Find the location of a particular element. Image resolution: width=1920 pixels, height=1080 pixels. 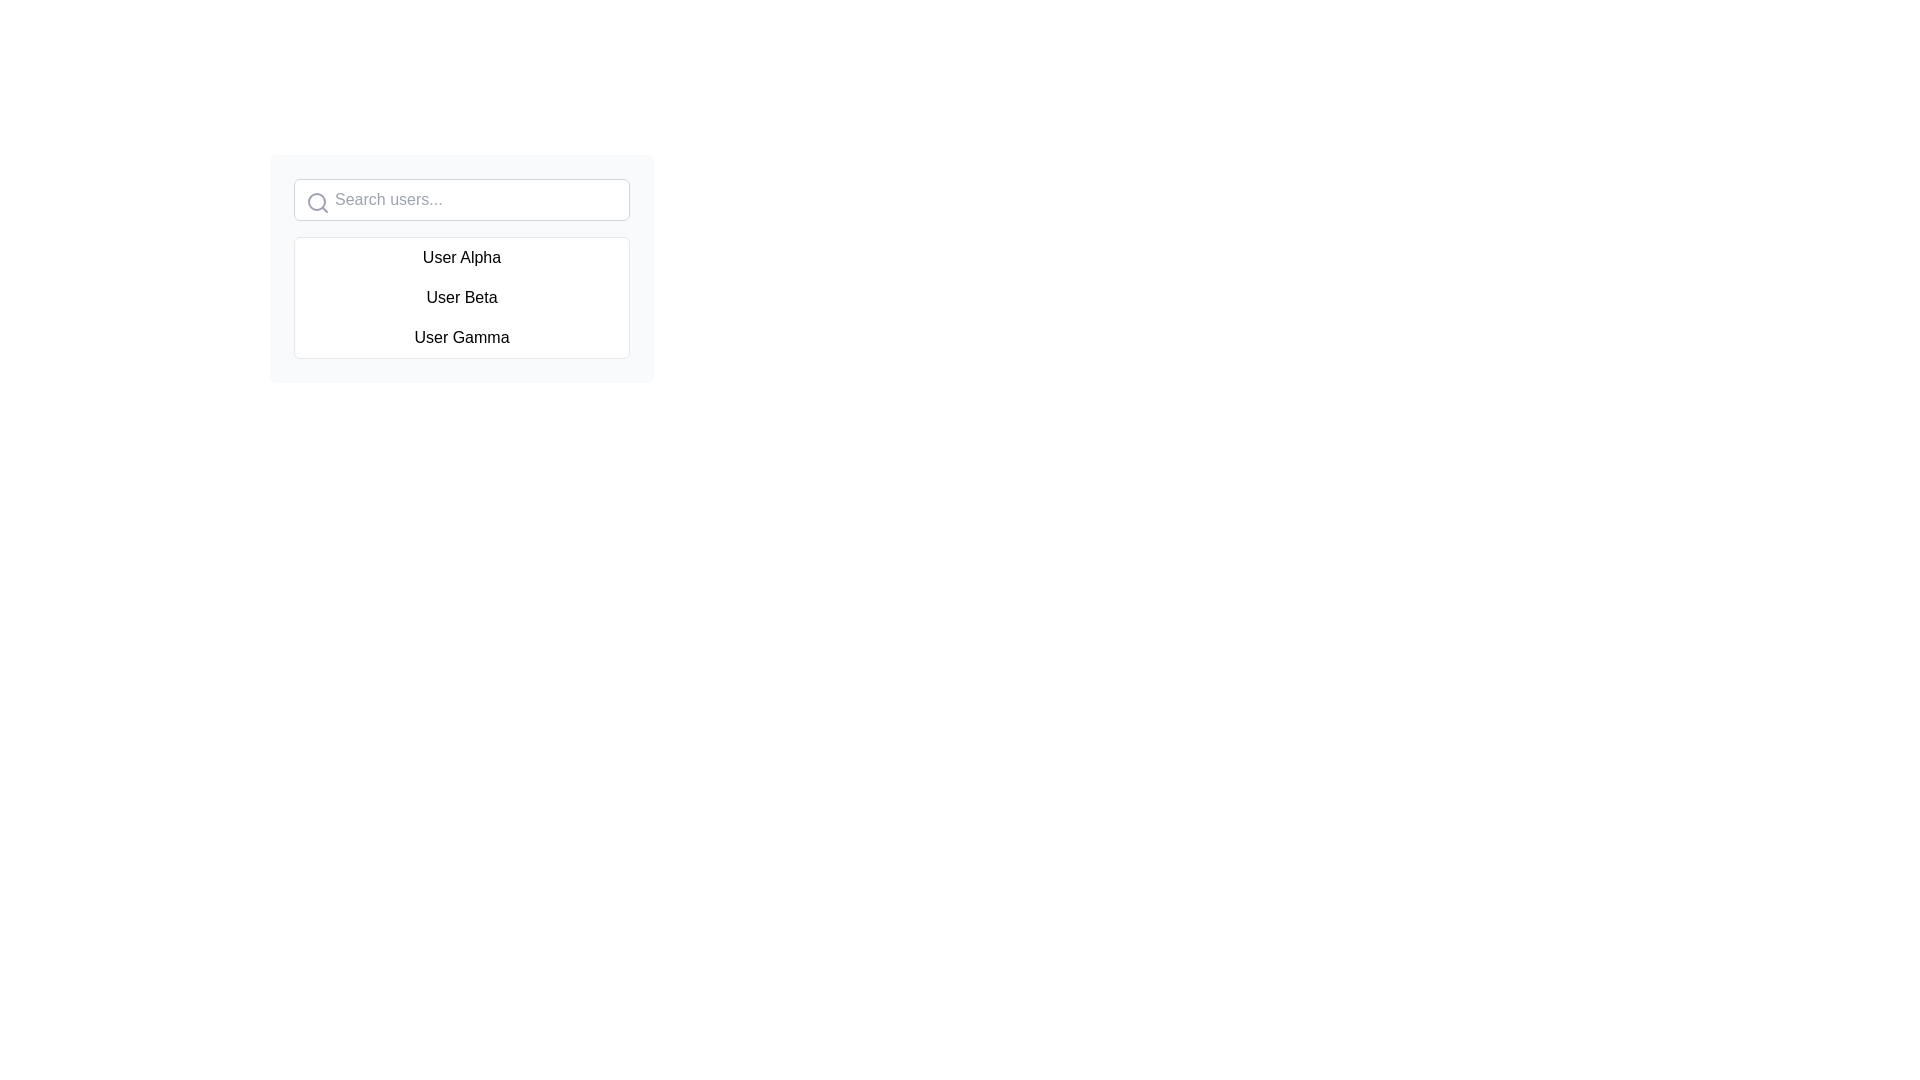

the input box used for filtering or searching users to focus it is located at coordinates (460, 200).